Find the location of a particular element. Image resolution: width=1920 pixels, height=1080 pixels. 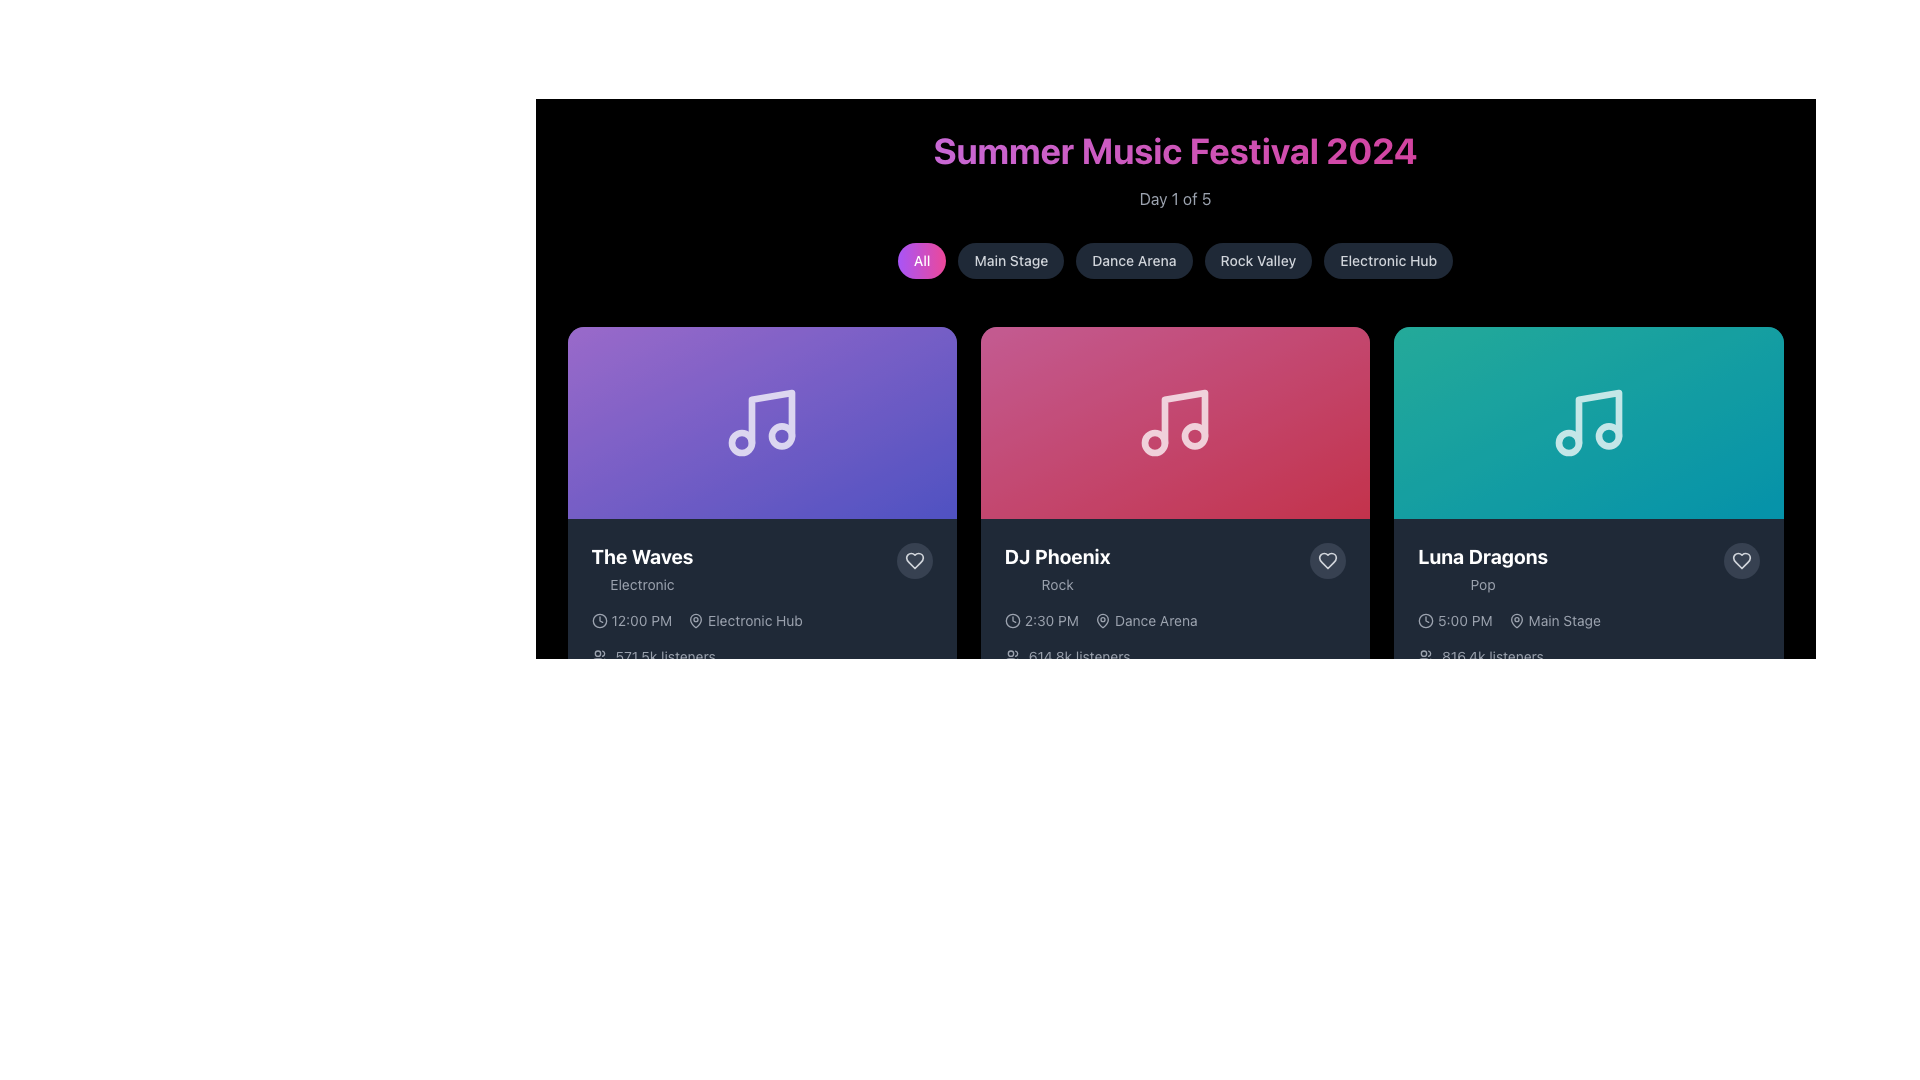

the text and icon element displaying '816.4k listeners' for the 'Luna Dragons' performance, located at the bottom of the card is located at coordinates (1587, 656).